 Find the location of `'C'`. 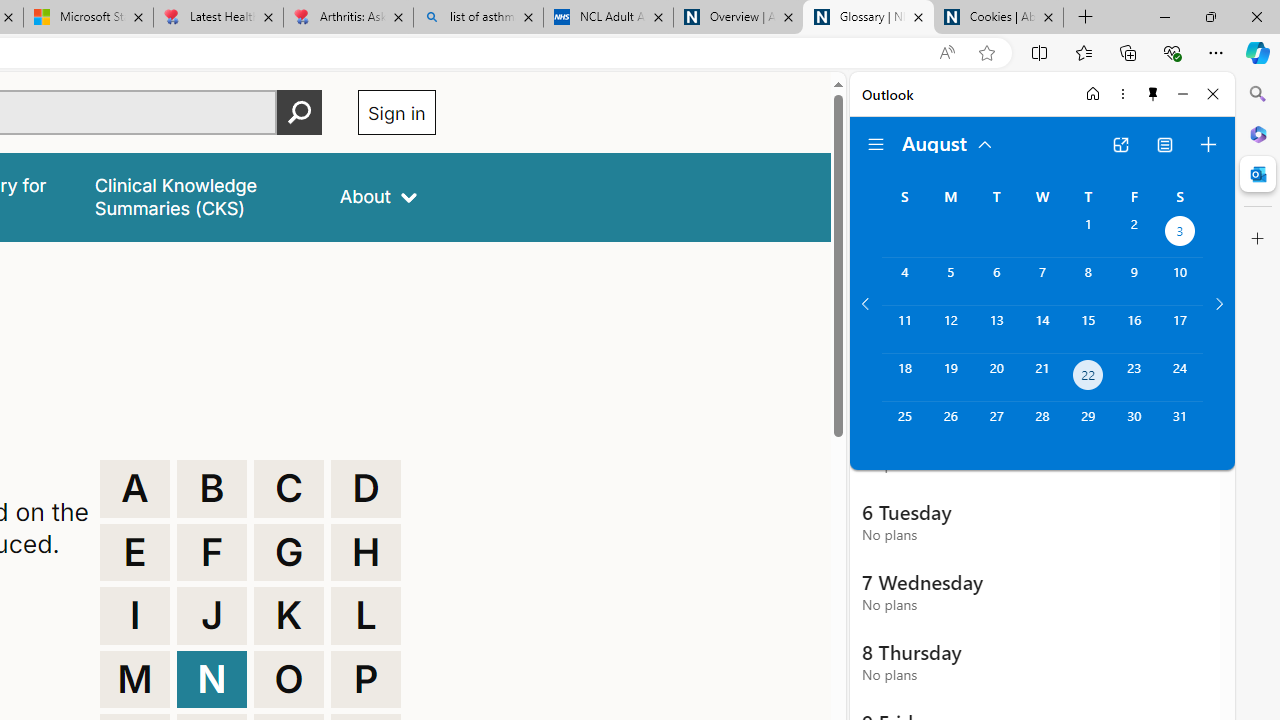

'C' is located at coordinates (288, 488).